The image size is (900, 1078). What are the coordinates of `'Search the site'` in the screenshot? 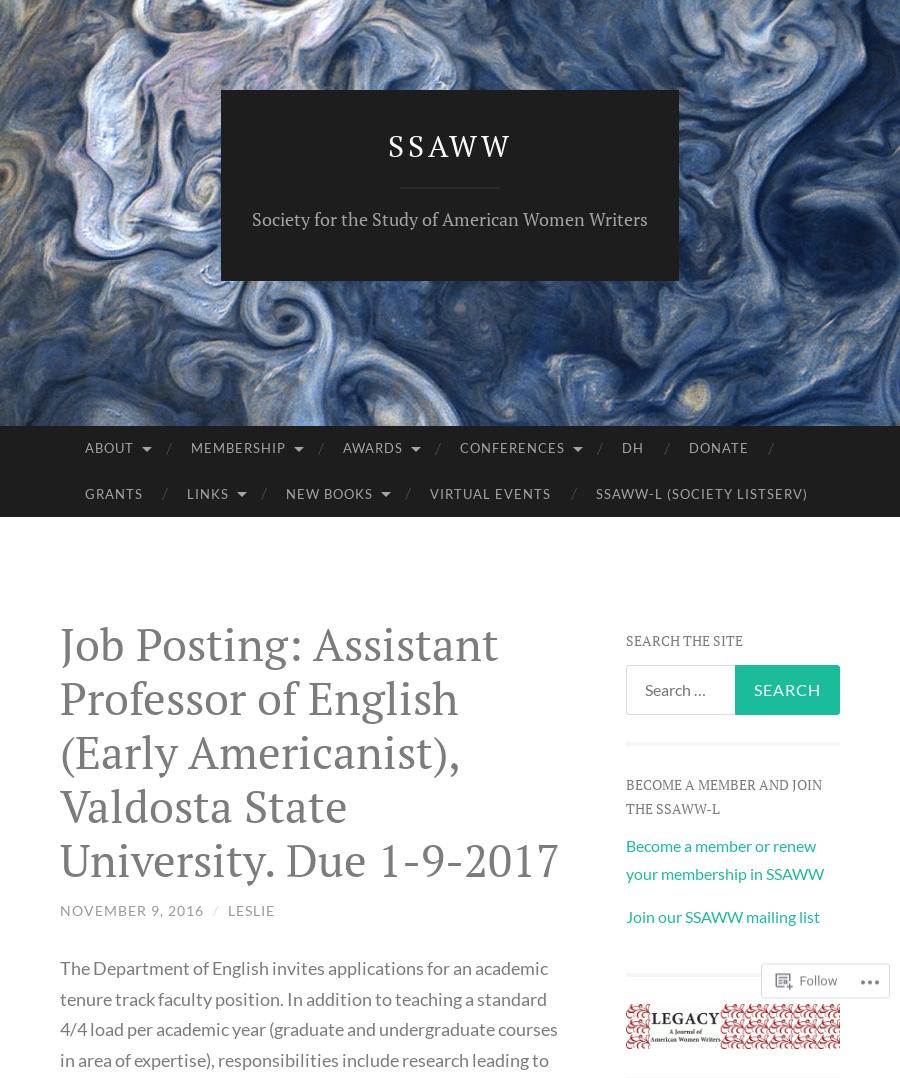 It's located at (682, 638).